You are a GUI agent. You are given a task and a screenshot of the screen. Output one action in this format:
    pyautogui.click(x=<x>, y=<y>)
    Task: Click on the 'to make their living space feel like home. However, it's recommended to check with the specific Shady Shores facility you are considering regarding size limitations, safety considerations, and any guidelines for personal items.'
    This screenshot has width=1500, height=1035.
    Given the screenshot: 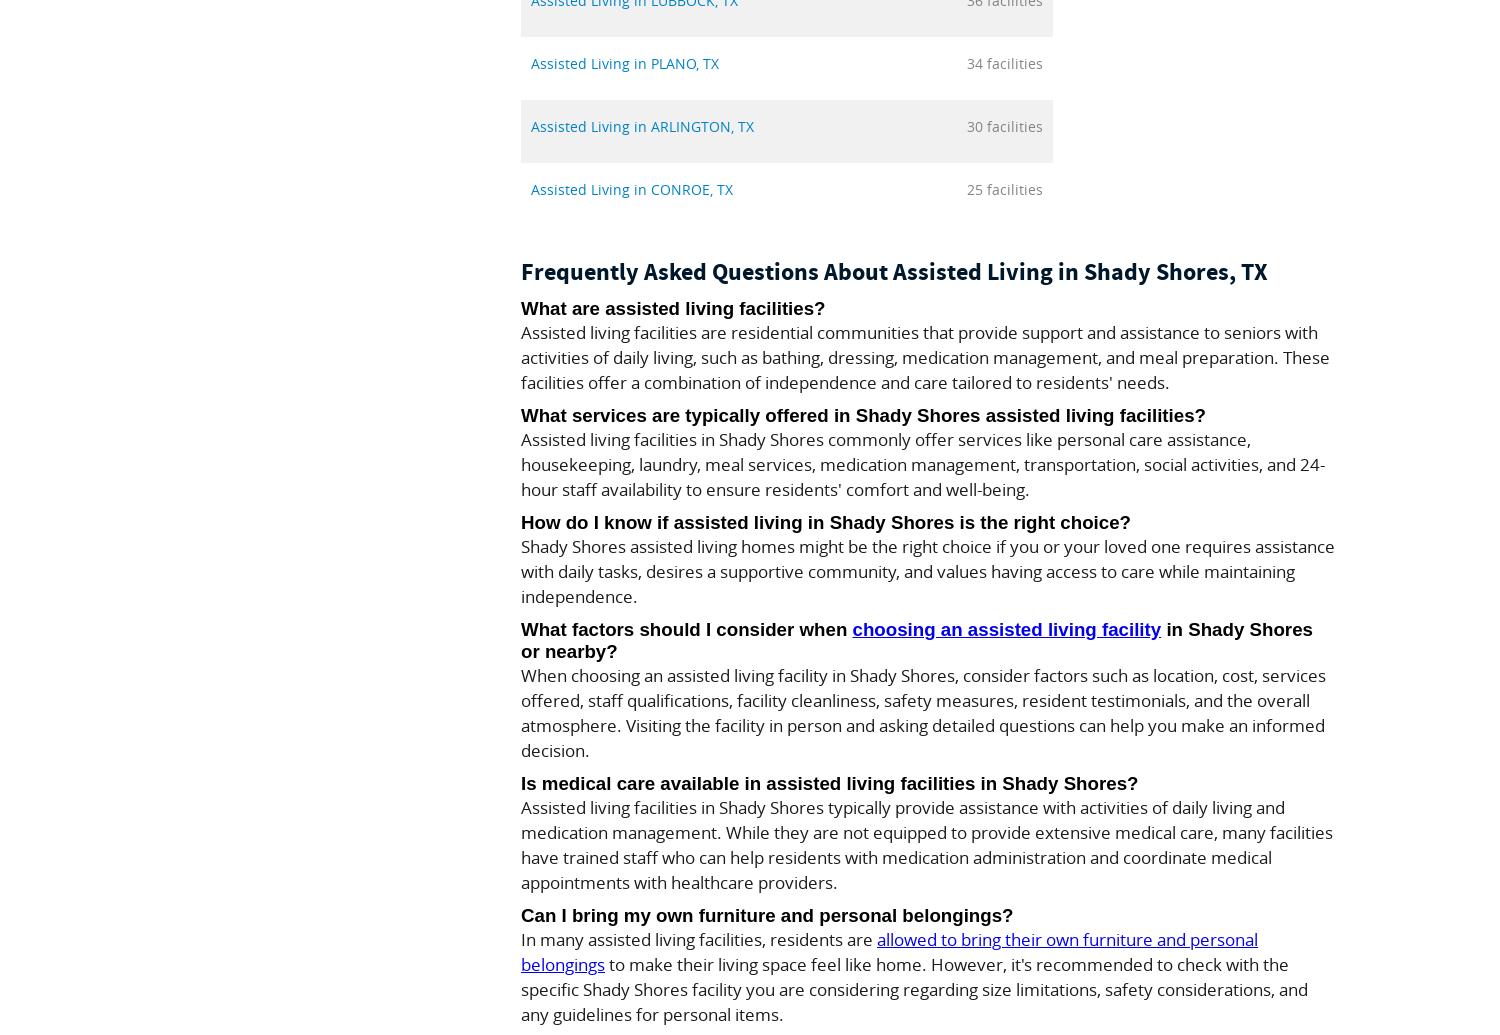 What is the action you would take?
    pyautogui.click(x=520, y=988)
    